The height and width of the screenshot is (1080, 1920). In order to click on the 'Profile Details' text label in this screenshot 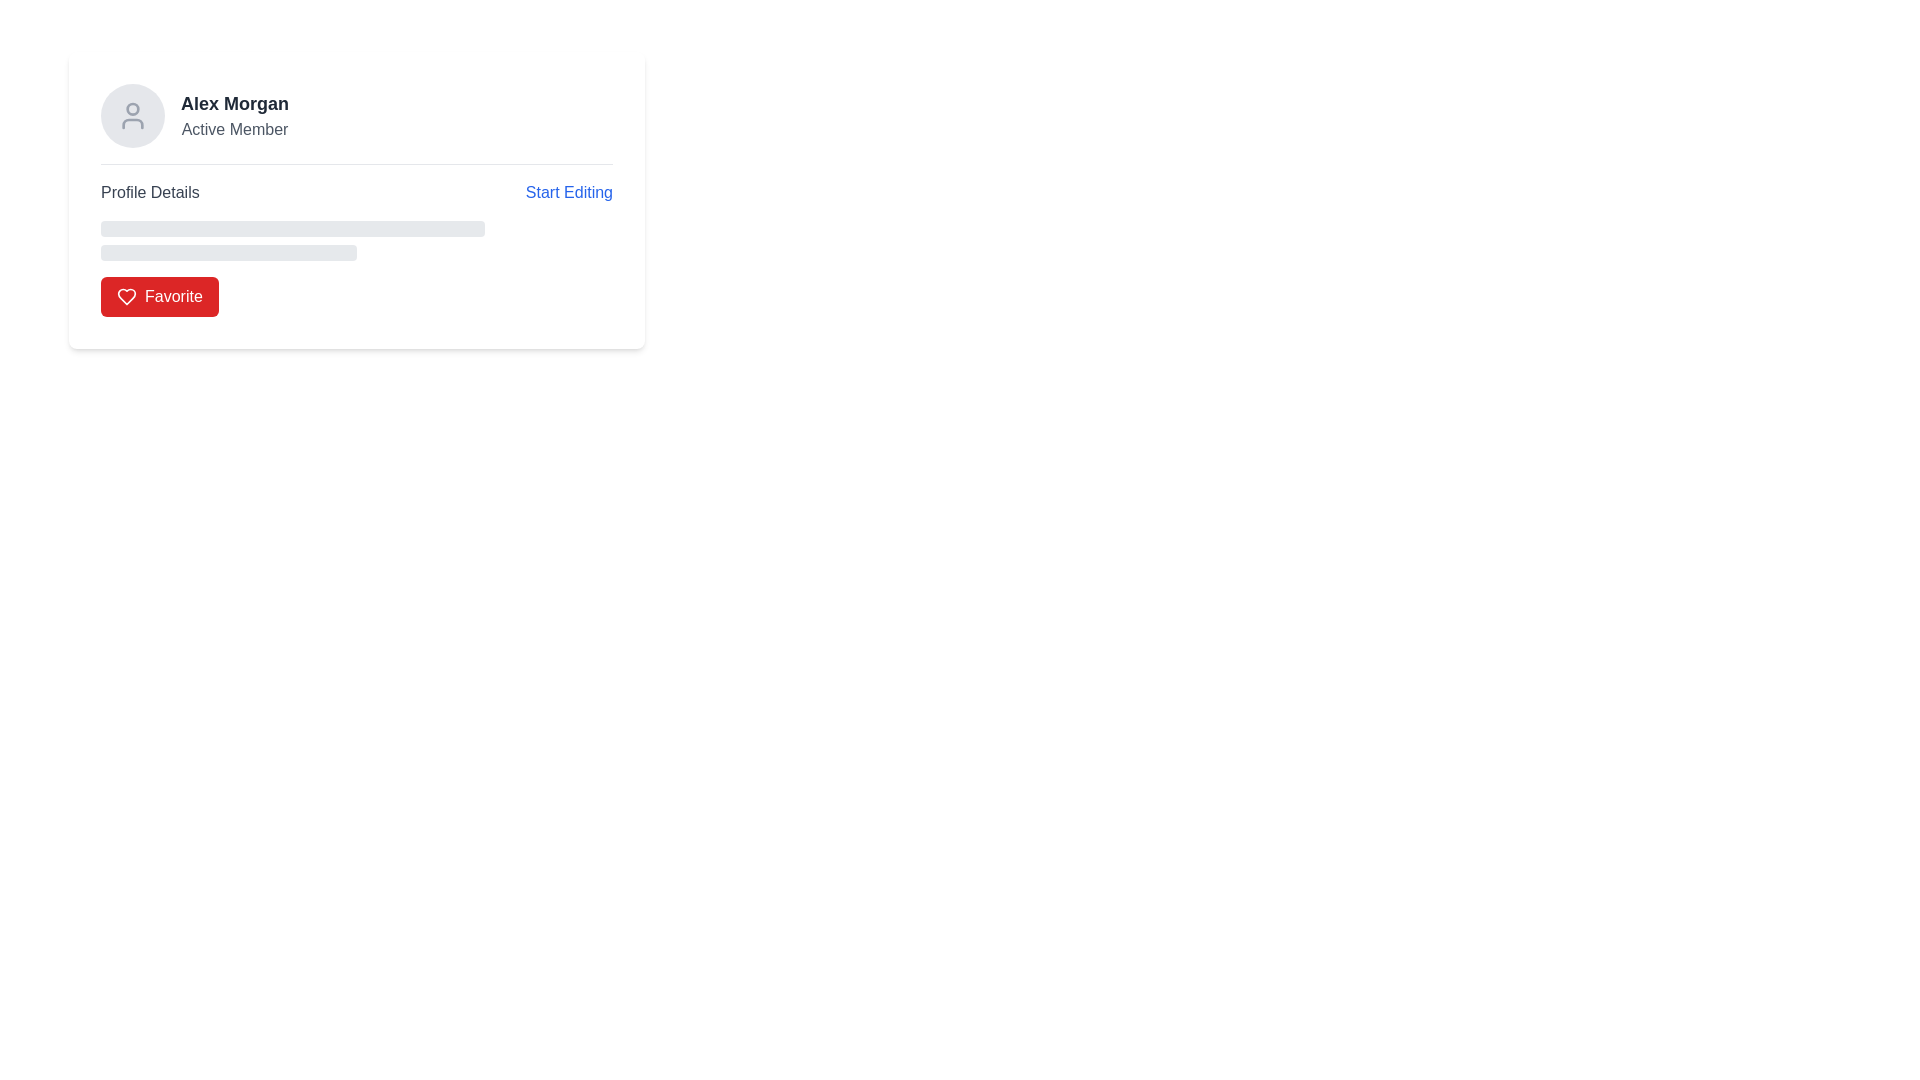, I will do `click(149, 192)`.